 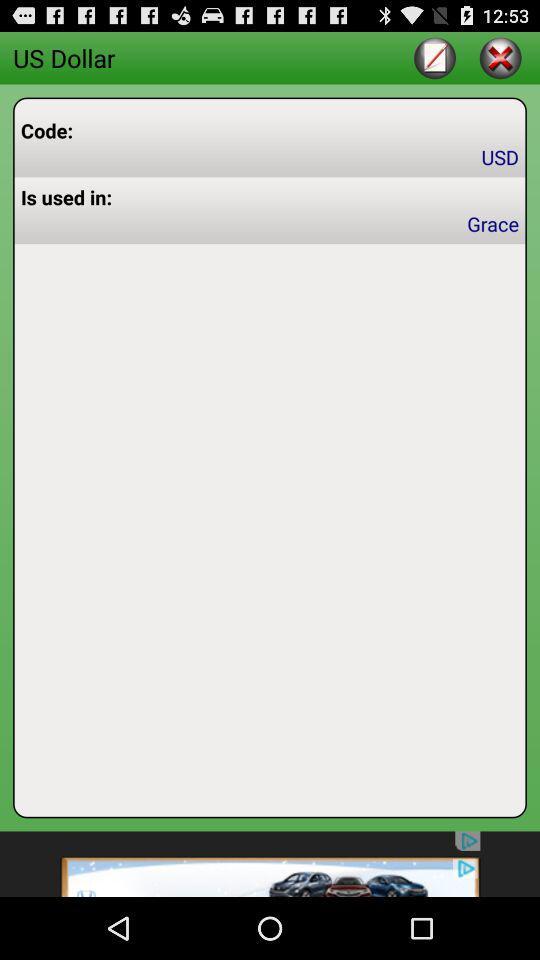 I want to click on advertisement on an app, so click(x=270, y=863).